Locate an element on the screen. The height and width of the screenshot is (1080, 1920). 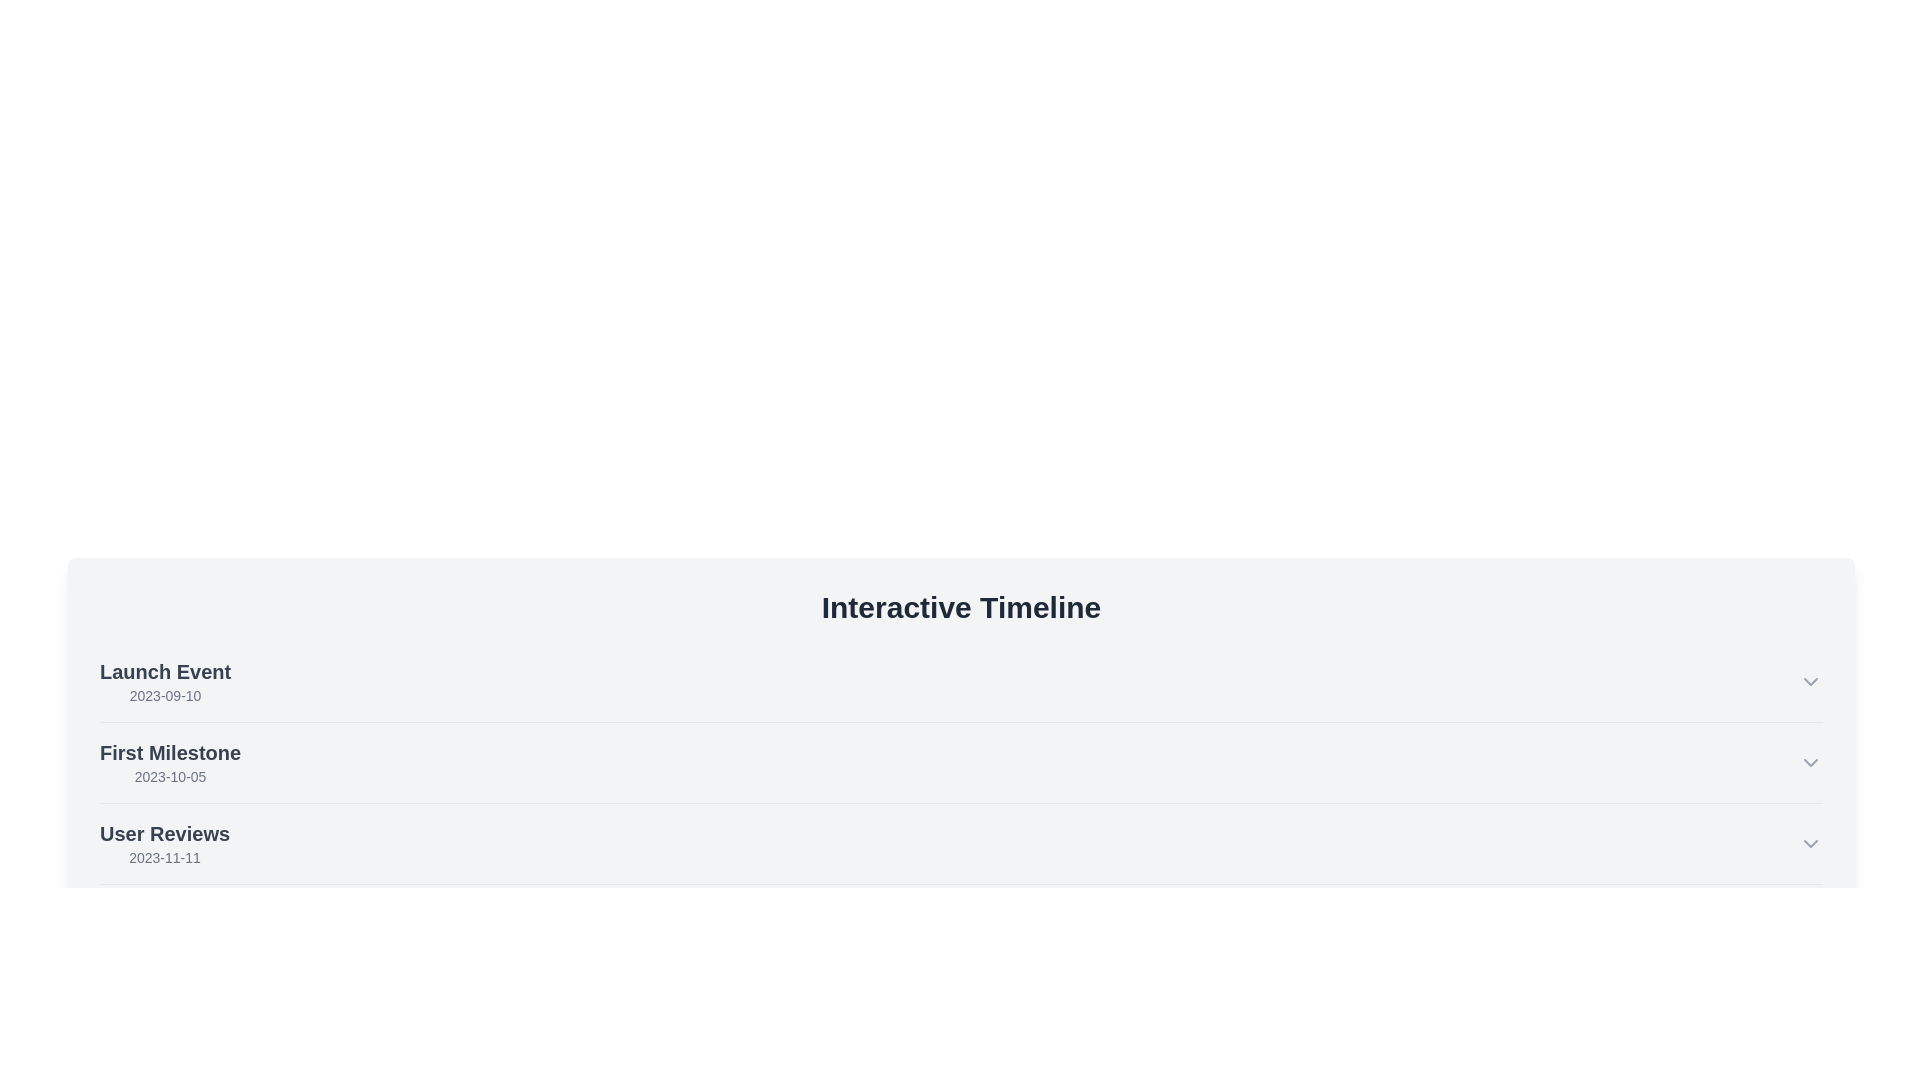
the date label displaying '2023-10-05', which is styled in a small gray font and located below the 'First Milestone' title in the second item of the vertical list is located at coordinates (170, 775).